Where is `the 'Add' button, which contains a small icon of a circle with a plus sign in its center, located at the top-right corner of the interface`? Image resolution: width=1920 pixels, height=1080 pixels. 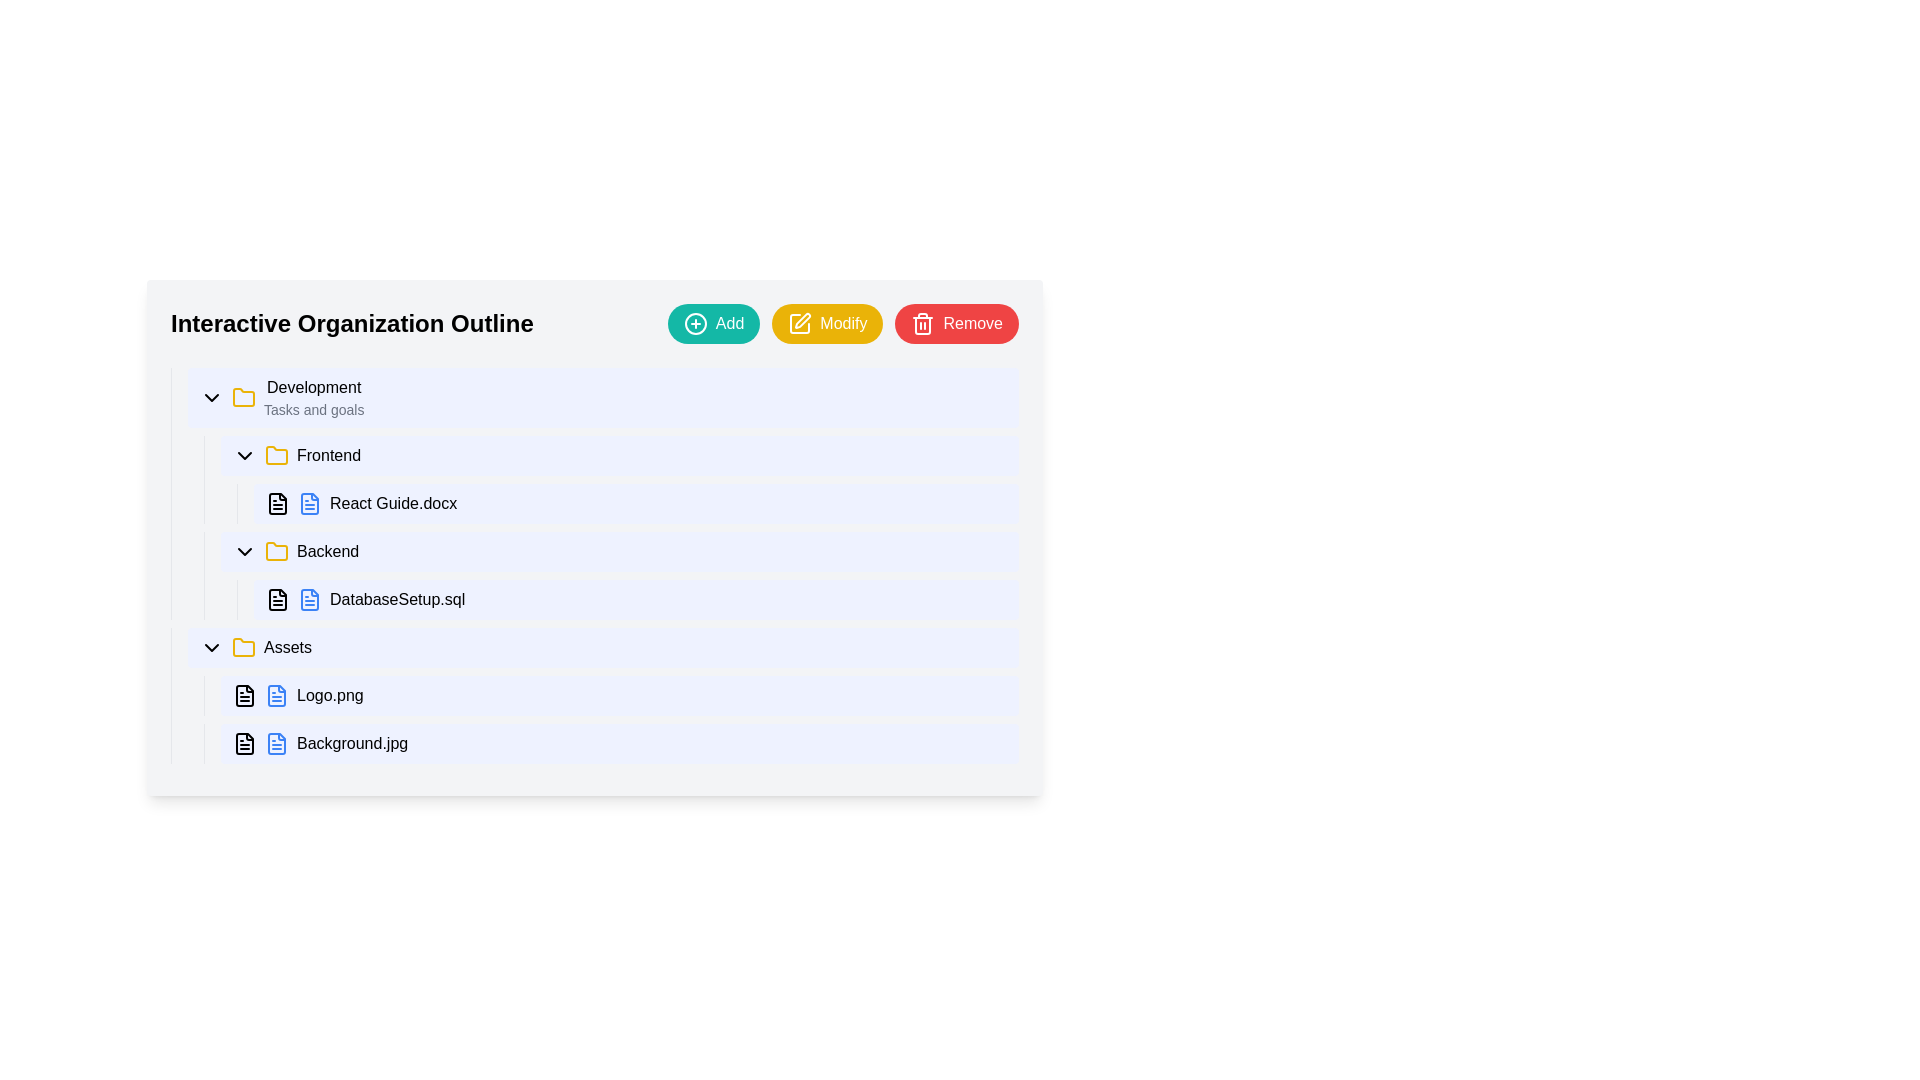
the 'Add' button, which contains a small icon of a circle with a plus sign in its center, located at the top-right corner of the interface is located at coordinates (695, 323).